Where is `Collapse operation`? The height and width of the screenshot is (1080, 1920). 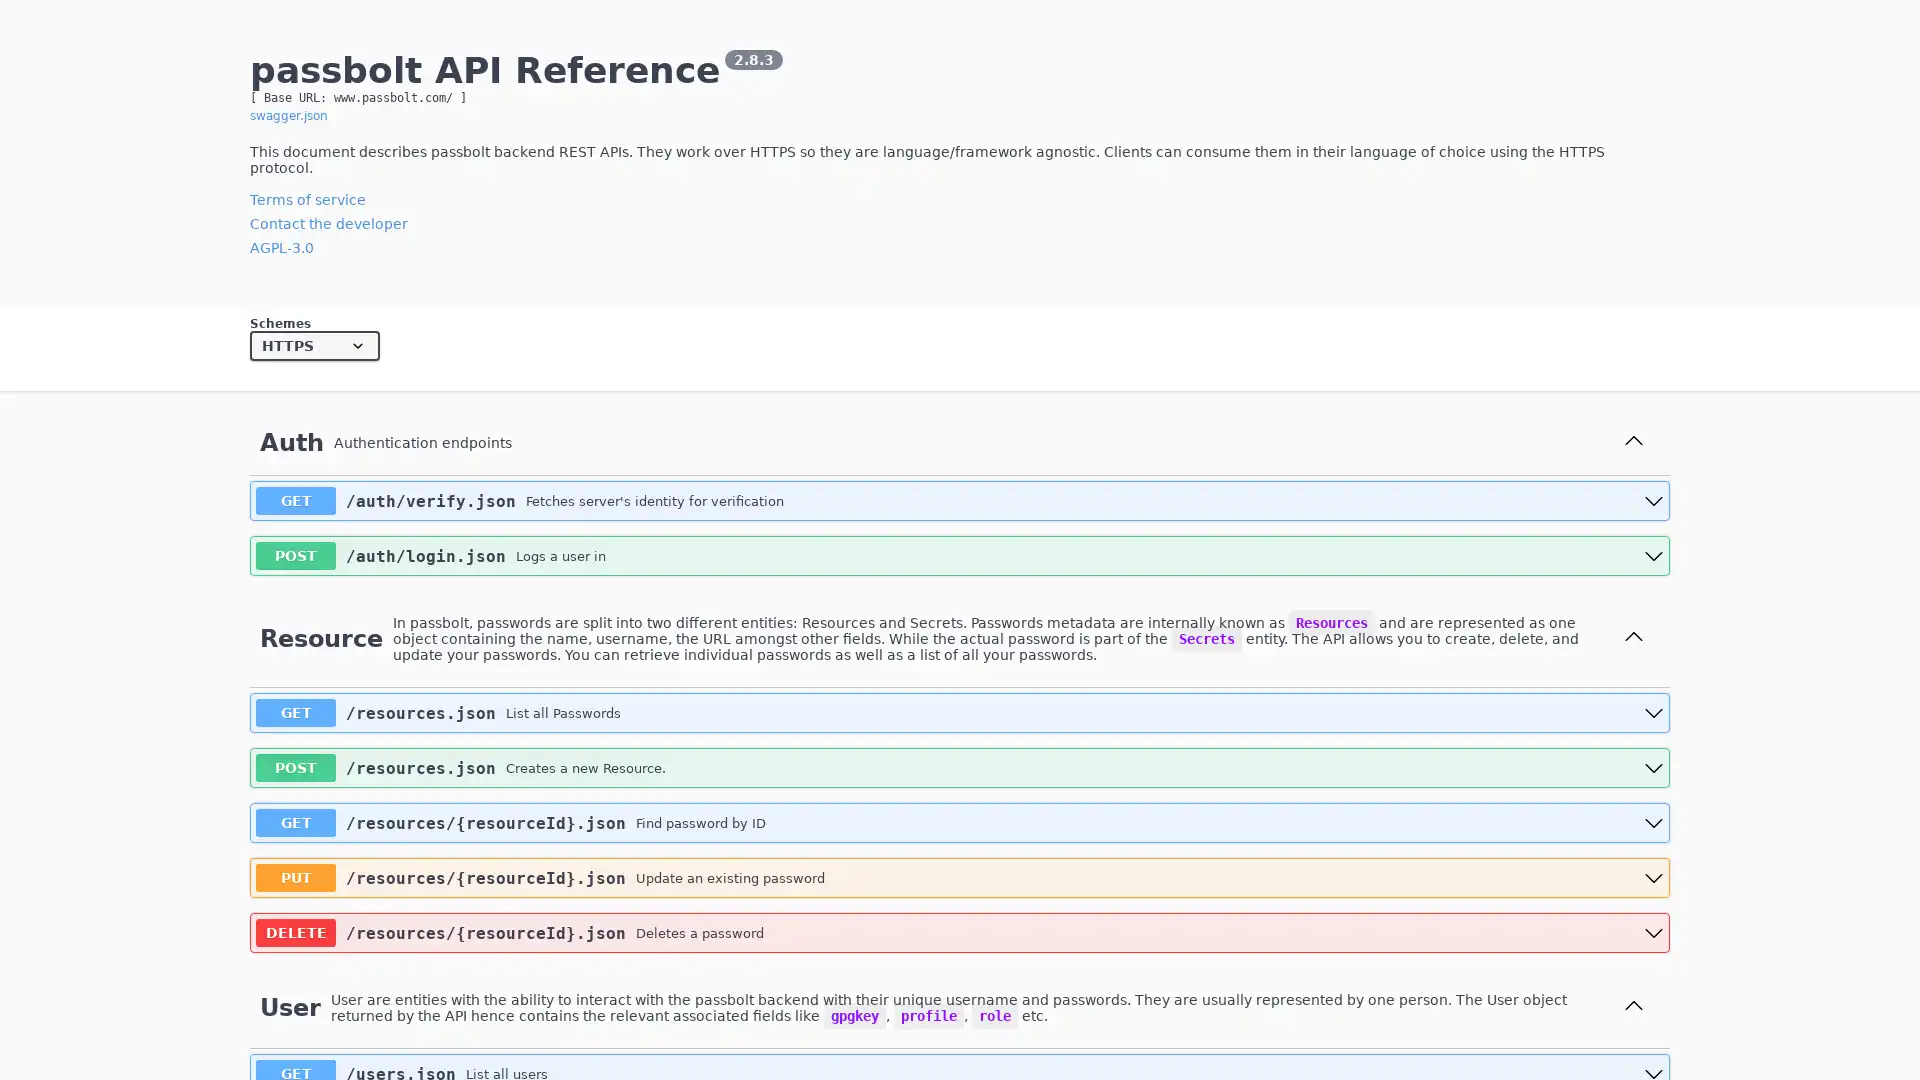 Collapse operation is located at coordinates (1633, 1007).